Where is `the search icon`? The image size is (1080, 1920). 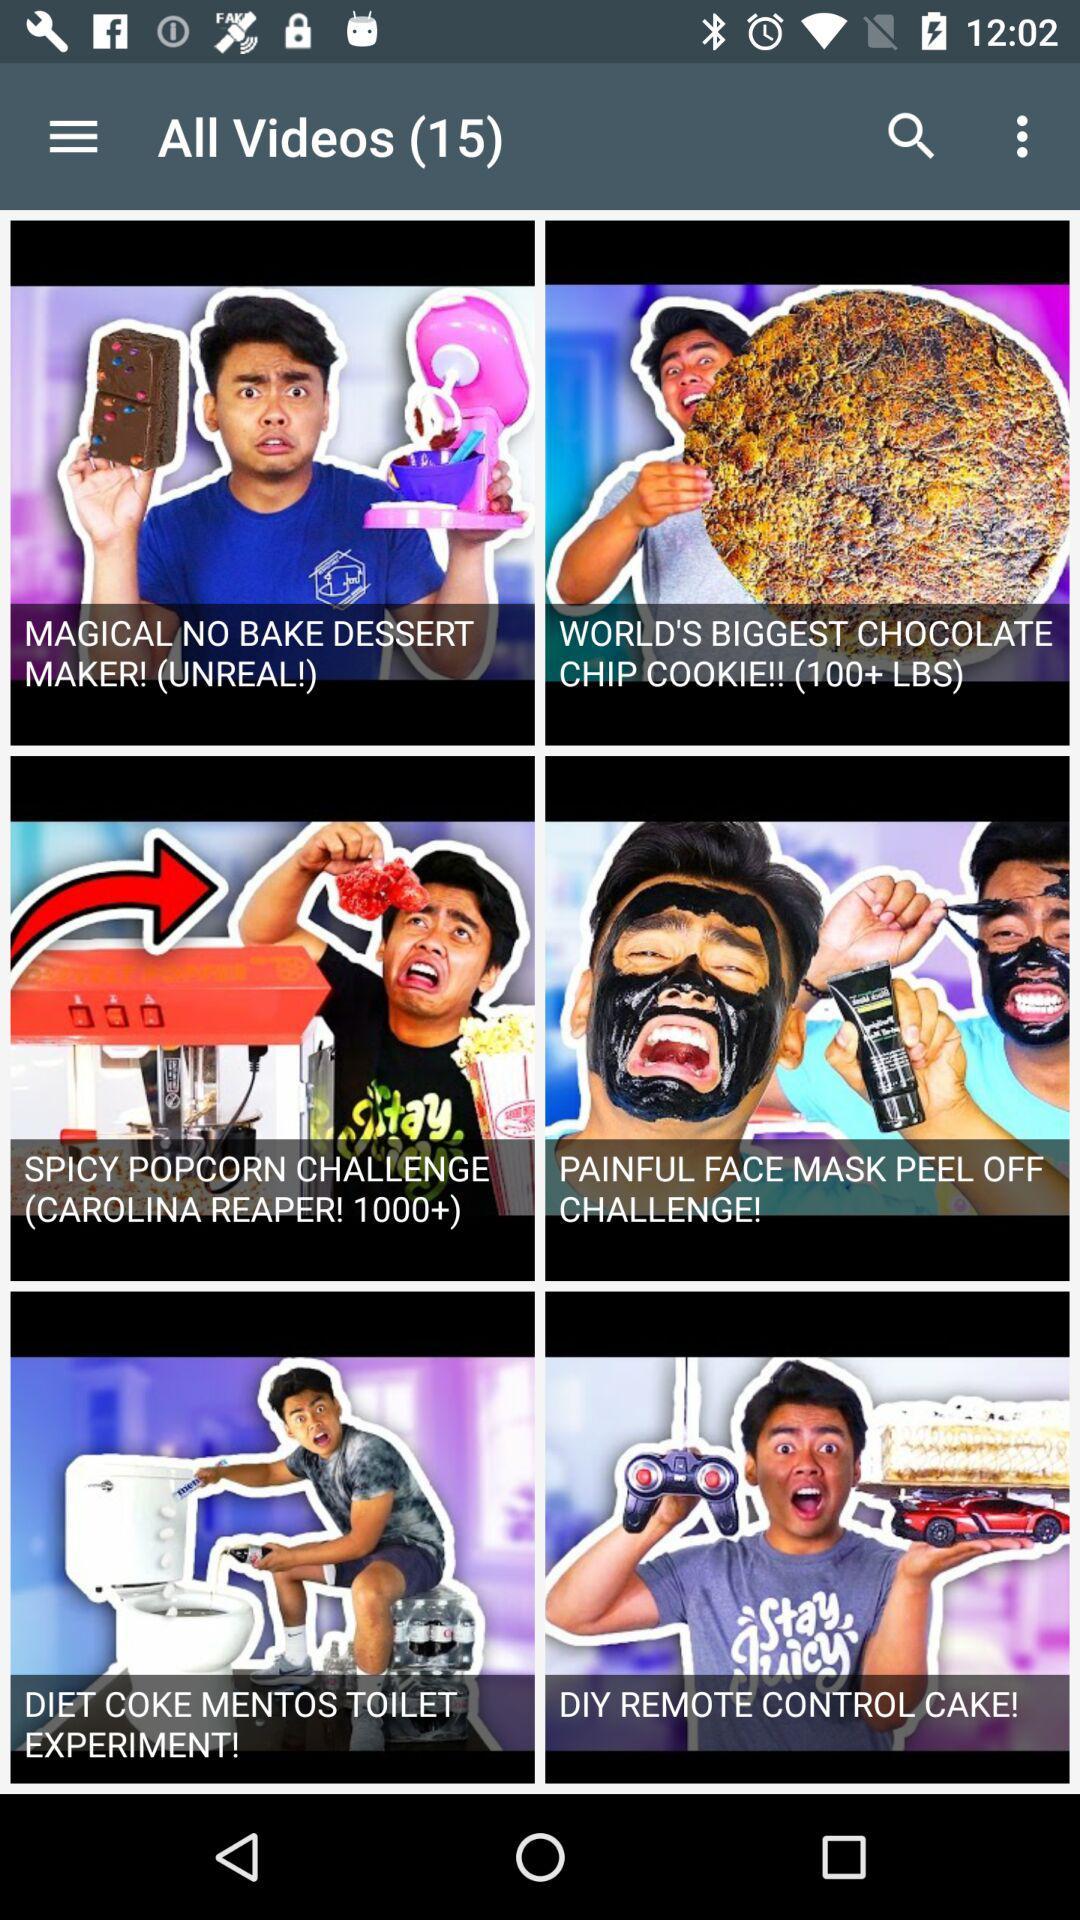 the search icon is located at coordinates (911, 136).